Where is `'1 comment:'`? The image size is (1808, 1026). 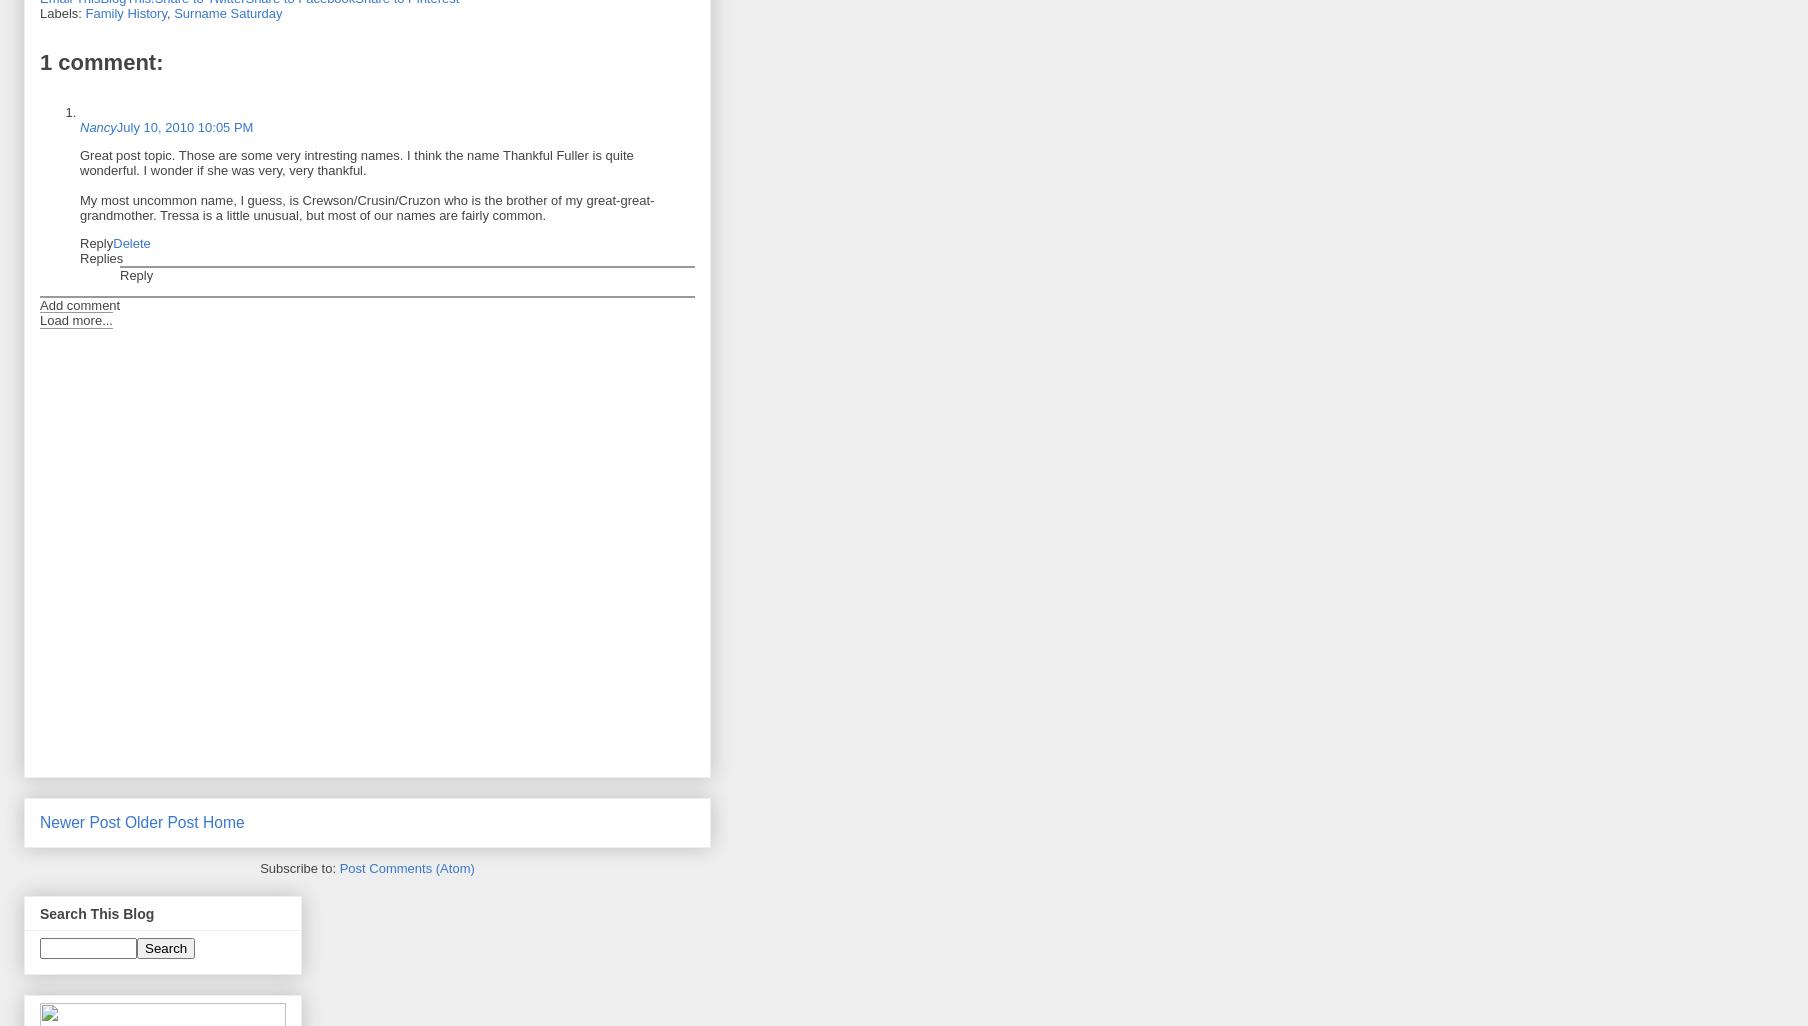
'1 comment:' is located at coordinates (100, 61).